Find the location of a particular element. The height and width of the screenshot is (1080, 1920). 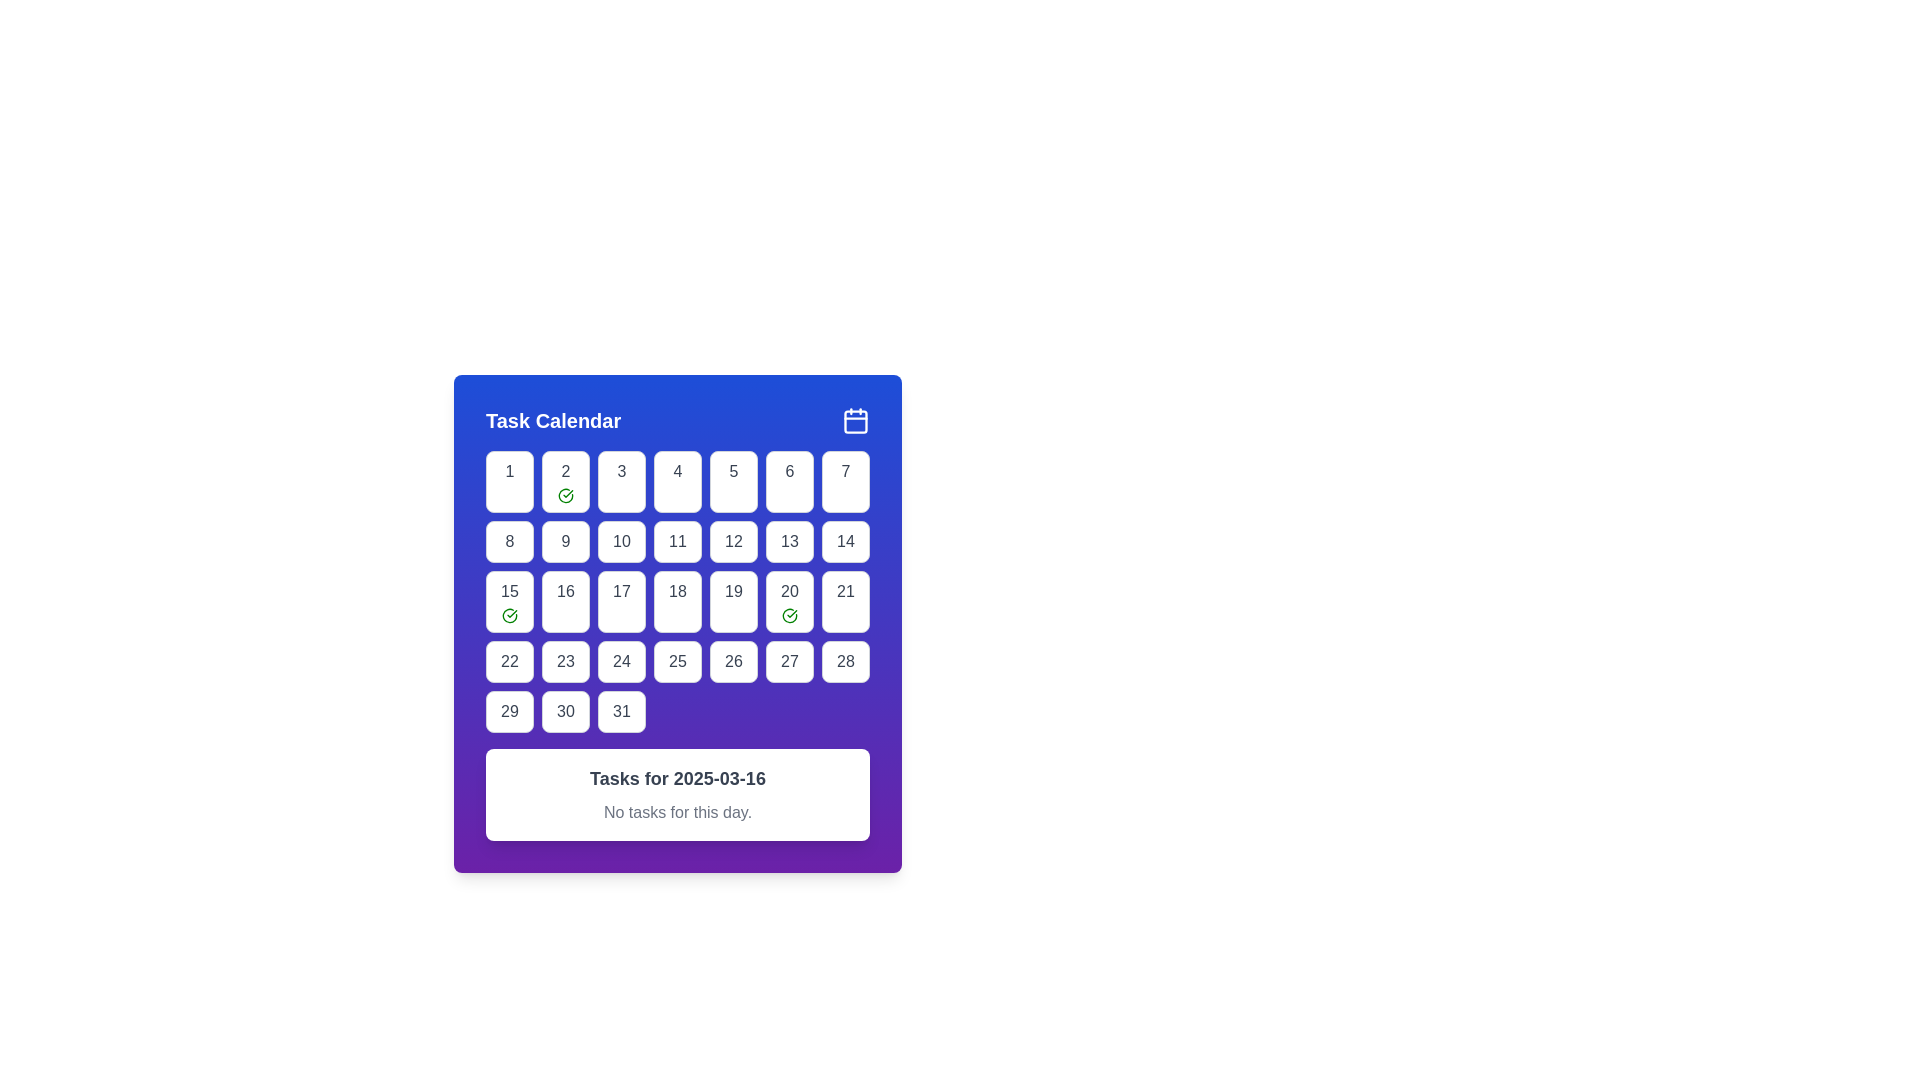

the Calendar Day Cell that visually represents a completed day with a green checkmark, located is located at coordinates (565, 482).